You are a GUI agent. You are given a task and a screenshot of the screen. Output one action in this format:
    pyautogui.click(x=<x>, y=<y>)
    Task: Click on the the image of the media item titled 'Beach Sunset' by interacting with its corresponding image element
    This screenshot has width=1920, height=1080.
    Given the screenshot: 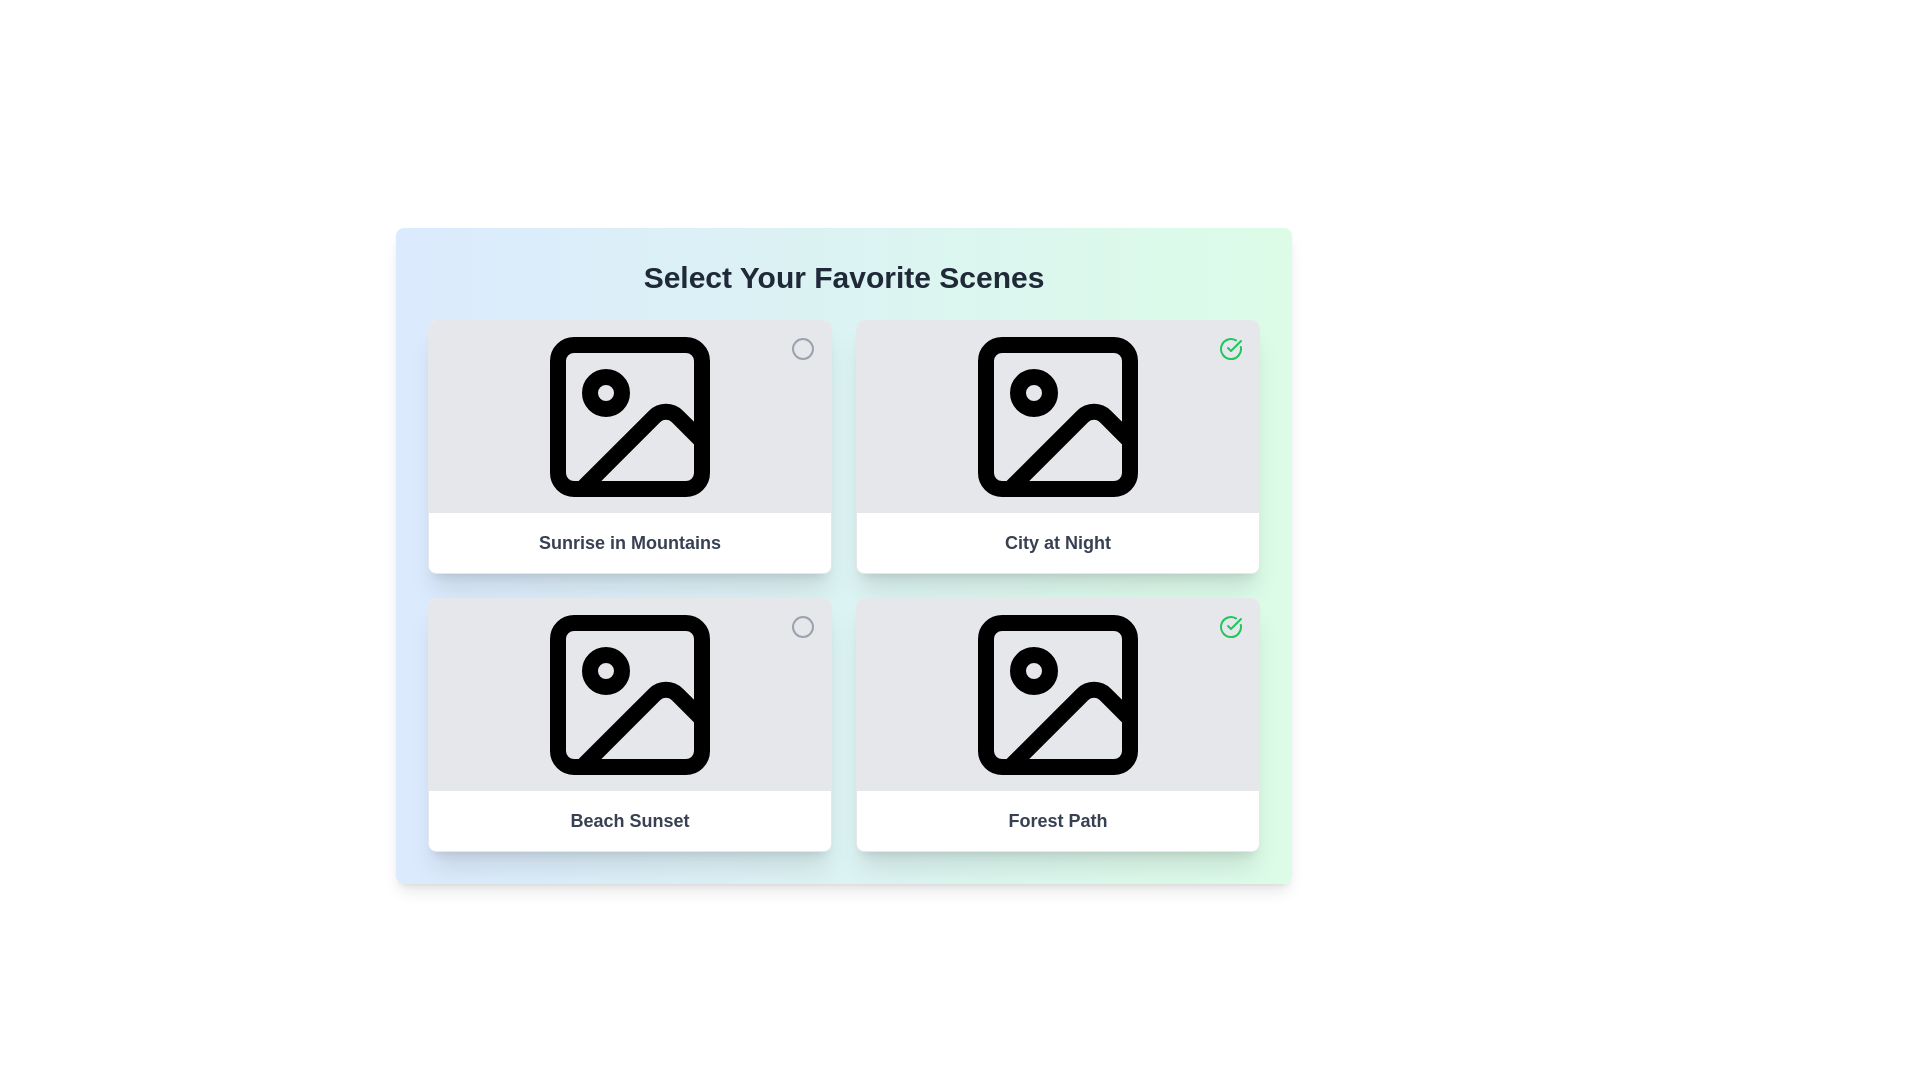 What is the action you would take?
    pyautogui.click(x=628, y=693)
    